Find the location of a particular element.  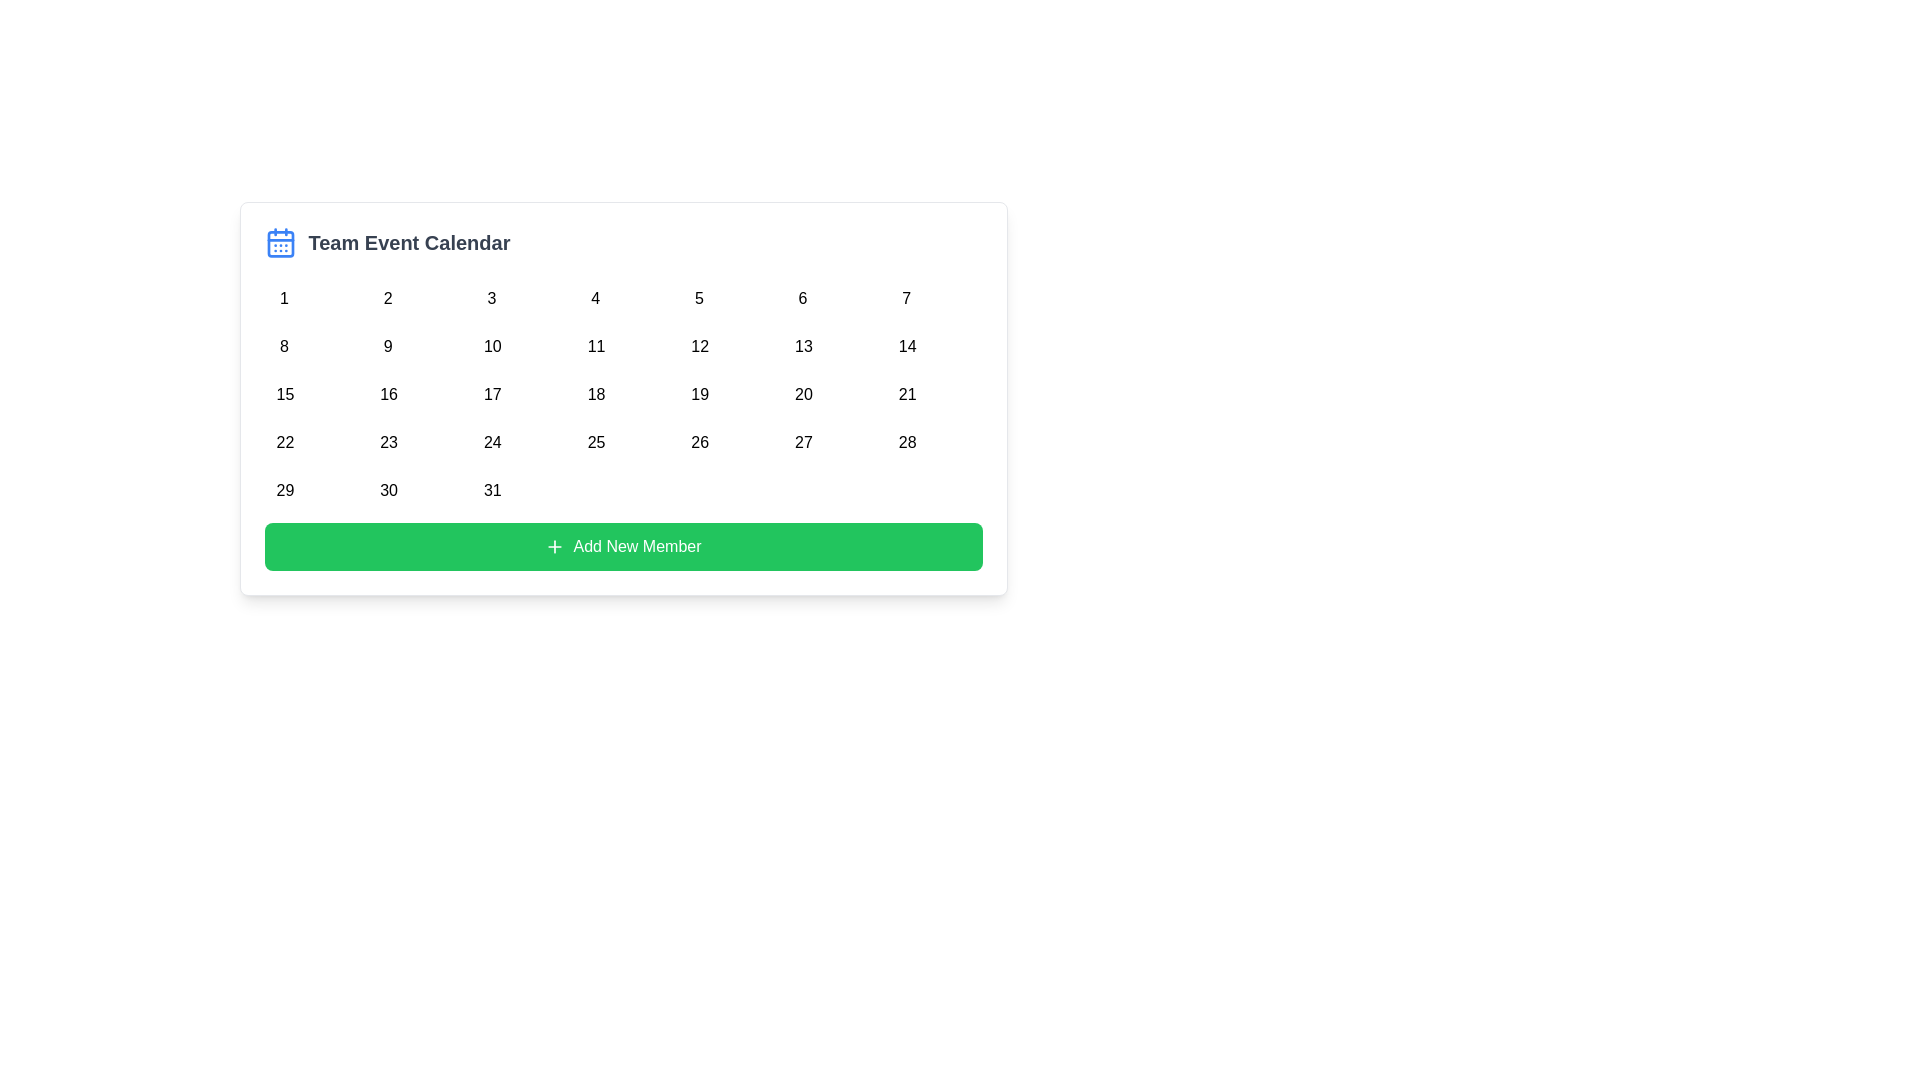

the SVG rectangle within the blue-themed calendar icon that is part of the 'Team Event Calendar' title is located at coordinates (279, 243).